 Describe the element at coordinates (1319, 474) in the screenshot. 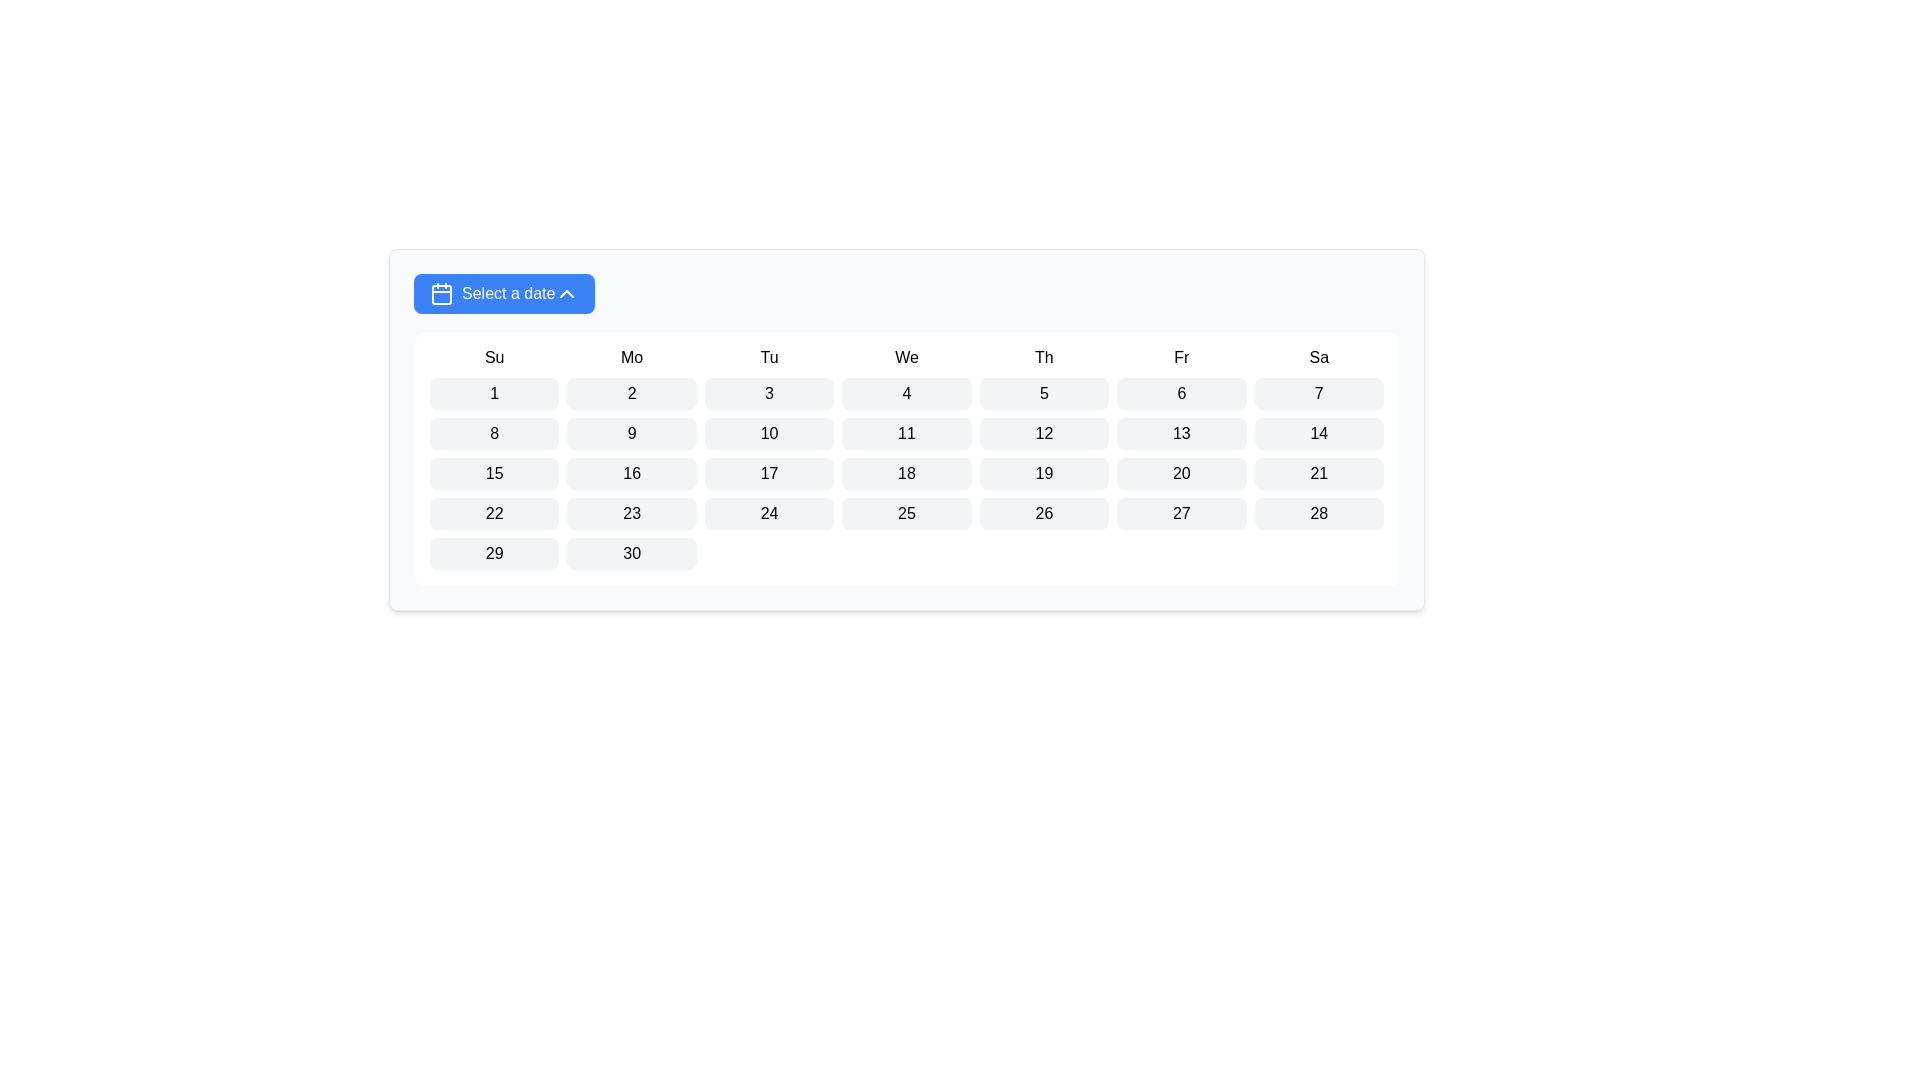

I see `the clickable calendar date cell representing the 21st day of the month, located in the sixth row and seventh column under the 'Sa' label to trigger a hover effect` at that location.